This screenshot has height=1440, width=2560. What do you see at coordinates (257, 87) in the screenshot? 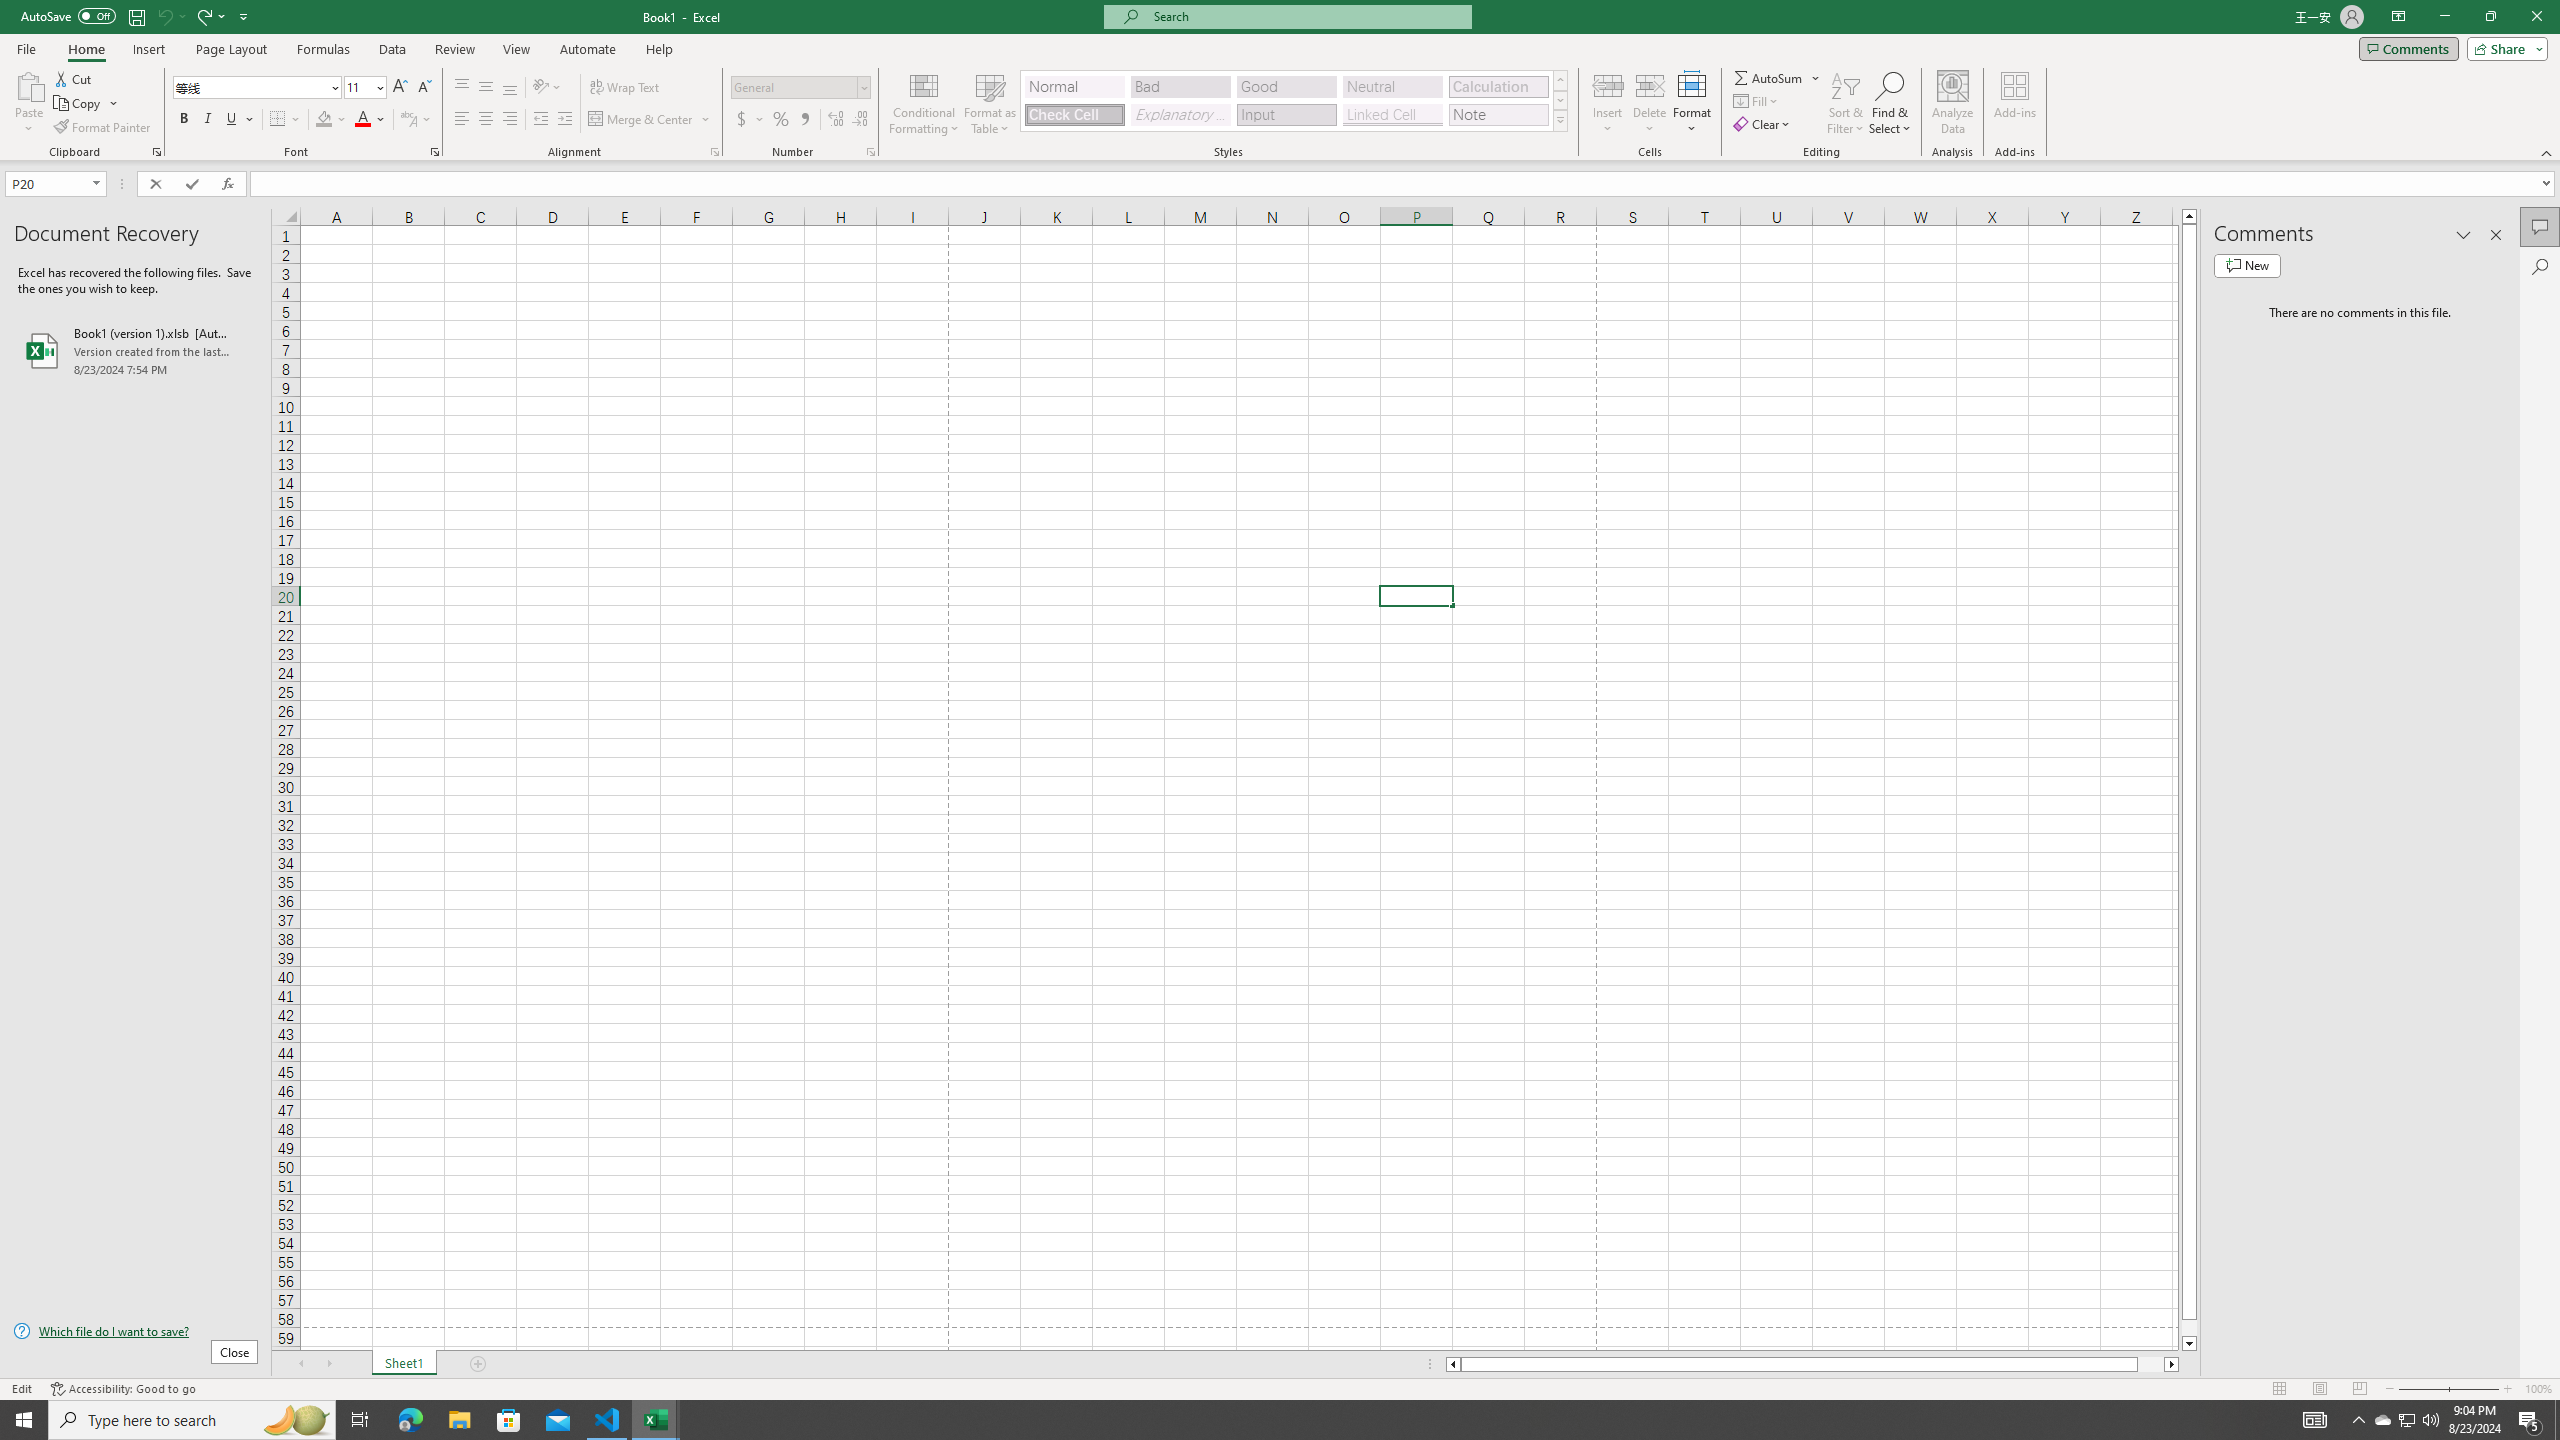
I see `'Font'` at bounding box center [257, 87].